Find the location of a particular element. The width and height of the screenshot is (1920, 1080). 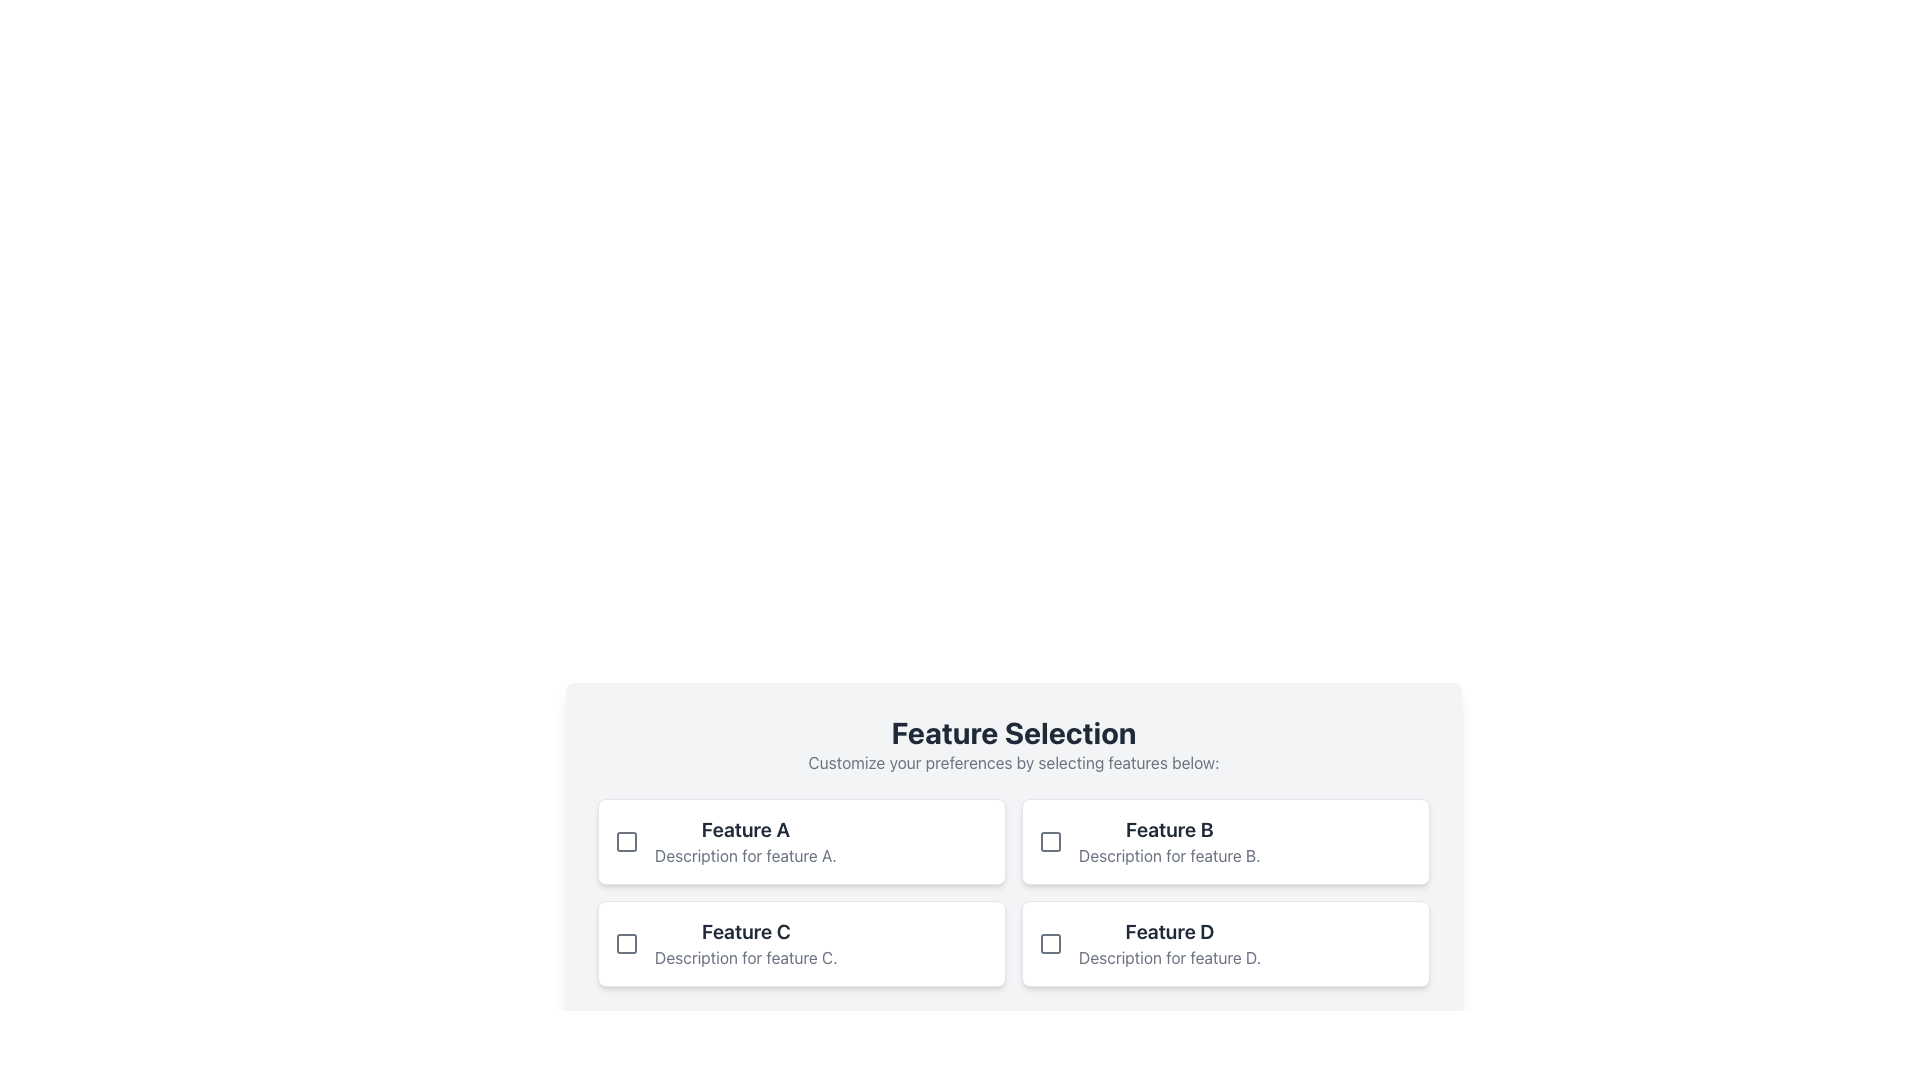

the 'Feature D' Text Label located in the lower-right side of the 'Feature Selection' grid, which provides information about this specific feature is located at coordinates (1170, 944).